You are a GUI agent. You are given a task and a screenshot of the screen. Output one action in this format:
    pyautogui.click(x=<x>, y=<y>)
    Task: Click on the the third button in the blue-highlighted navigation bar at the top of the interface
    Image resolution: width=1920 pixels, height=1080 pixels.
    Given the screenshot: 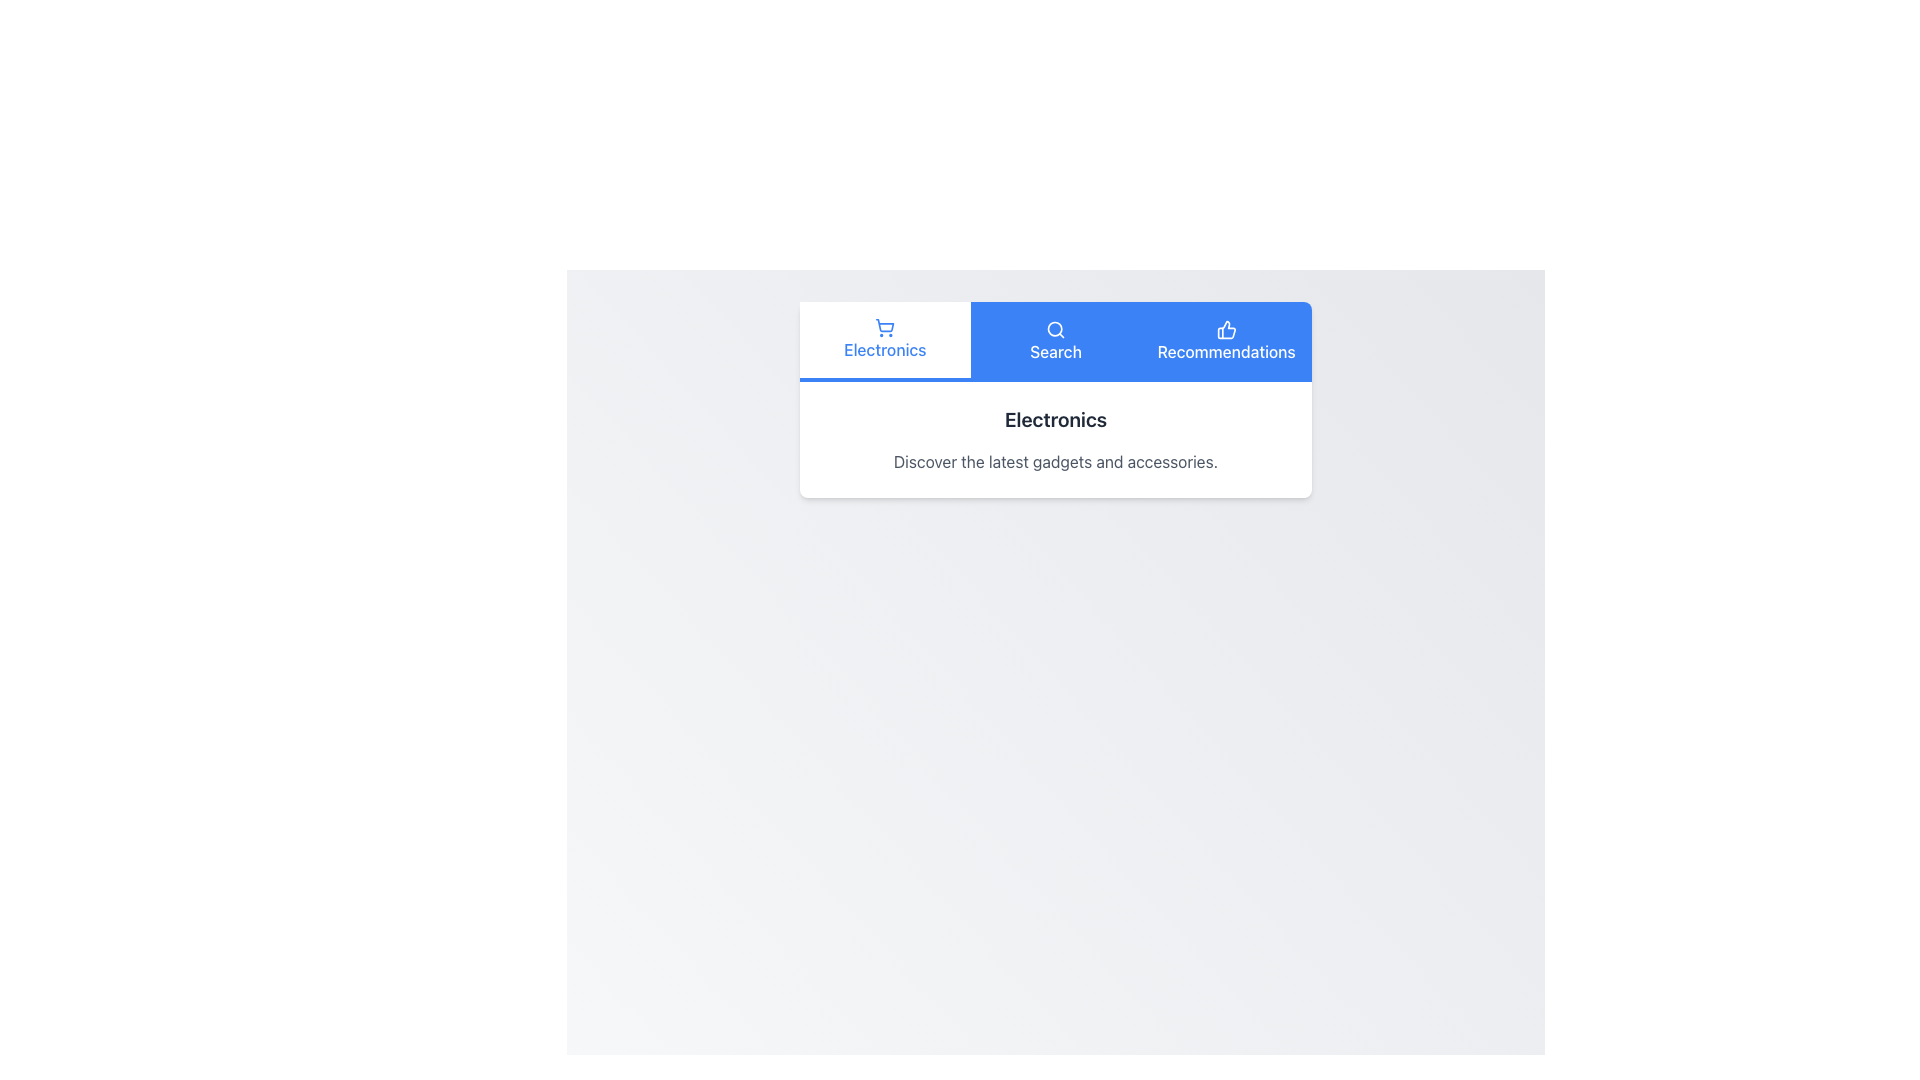 What is the action you would take?
    pyautogui.click(x=1225, y=341)
    